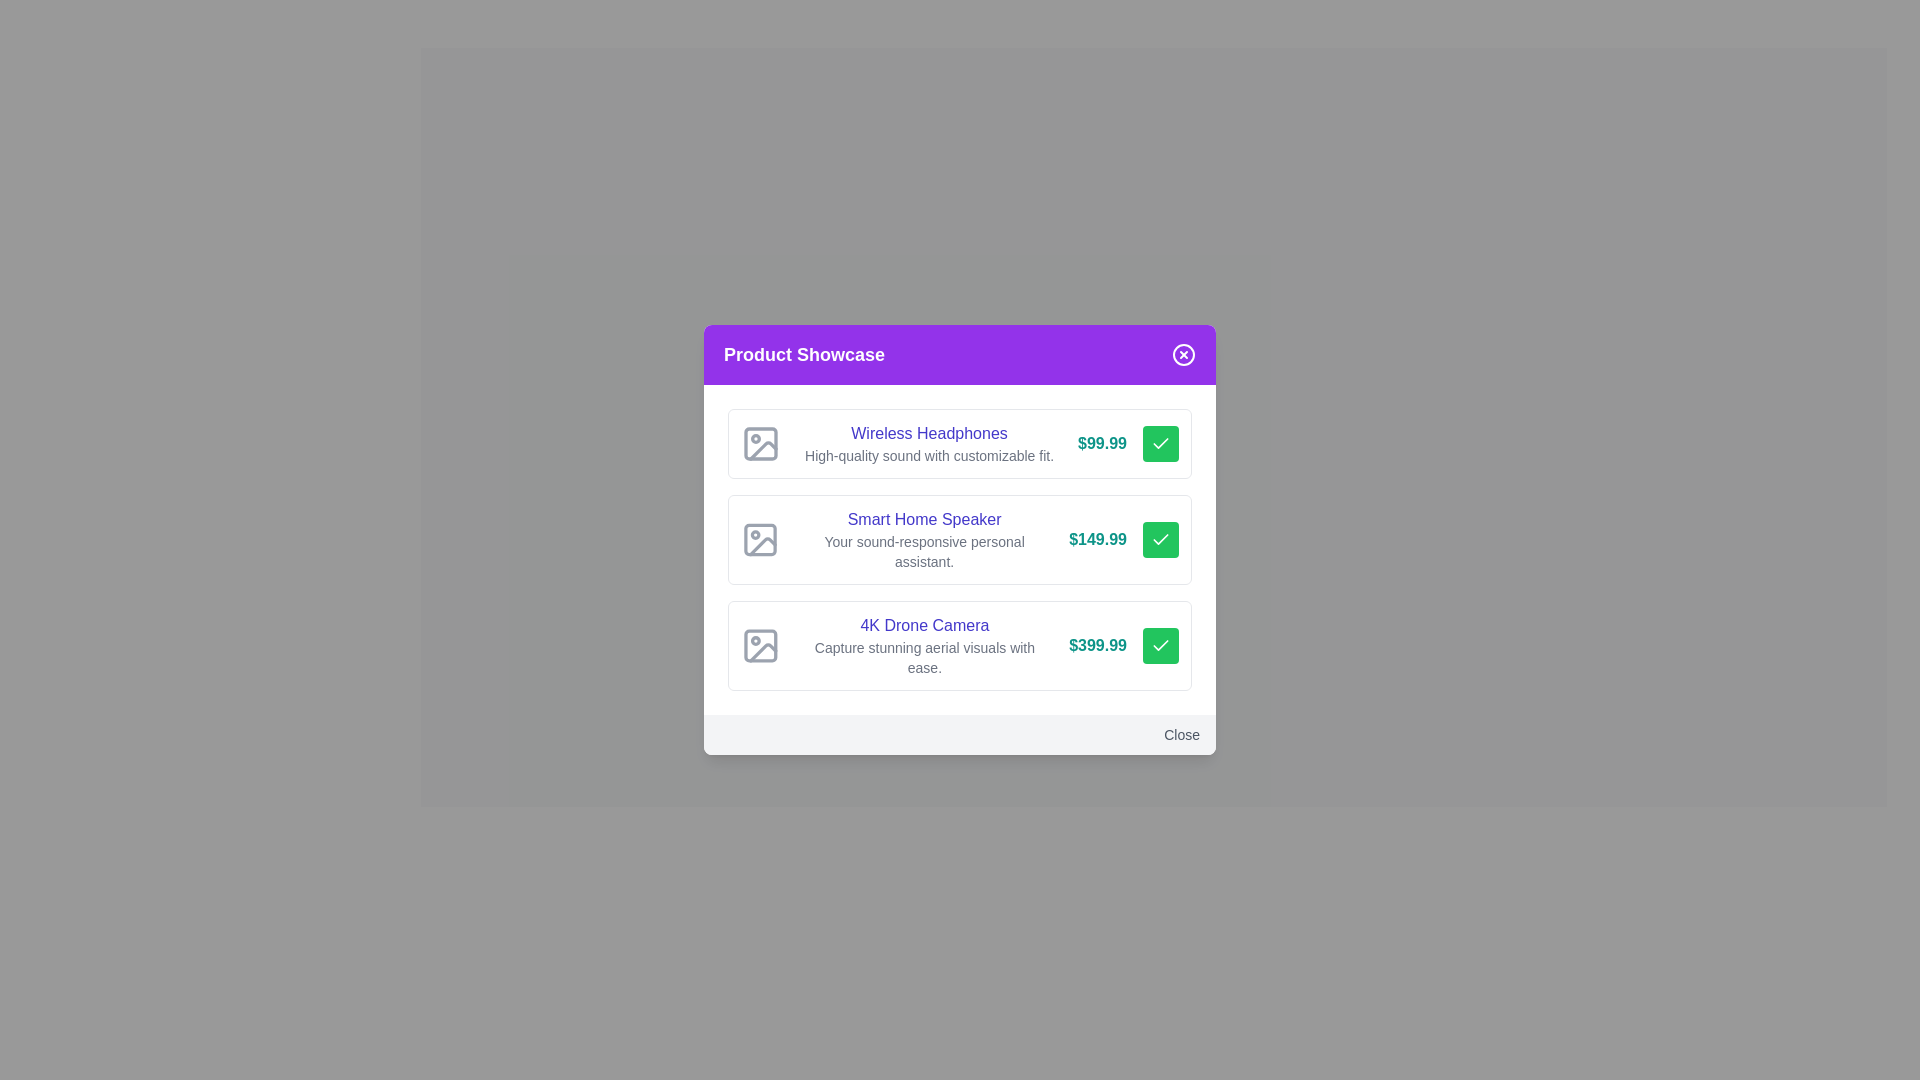  I want to click on the text block displaying 'Capture stunning aerial visuals with ease.' located below the title '4K Drone Camera' in the third product entry of the vertical product showcase list, so click(923, 658).